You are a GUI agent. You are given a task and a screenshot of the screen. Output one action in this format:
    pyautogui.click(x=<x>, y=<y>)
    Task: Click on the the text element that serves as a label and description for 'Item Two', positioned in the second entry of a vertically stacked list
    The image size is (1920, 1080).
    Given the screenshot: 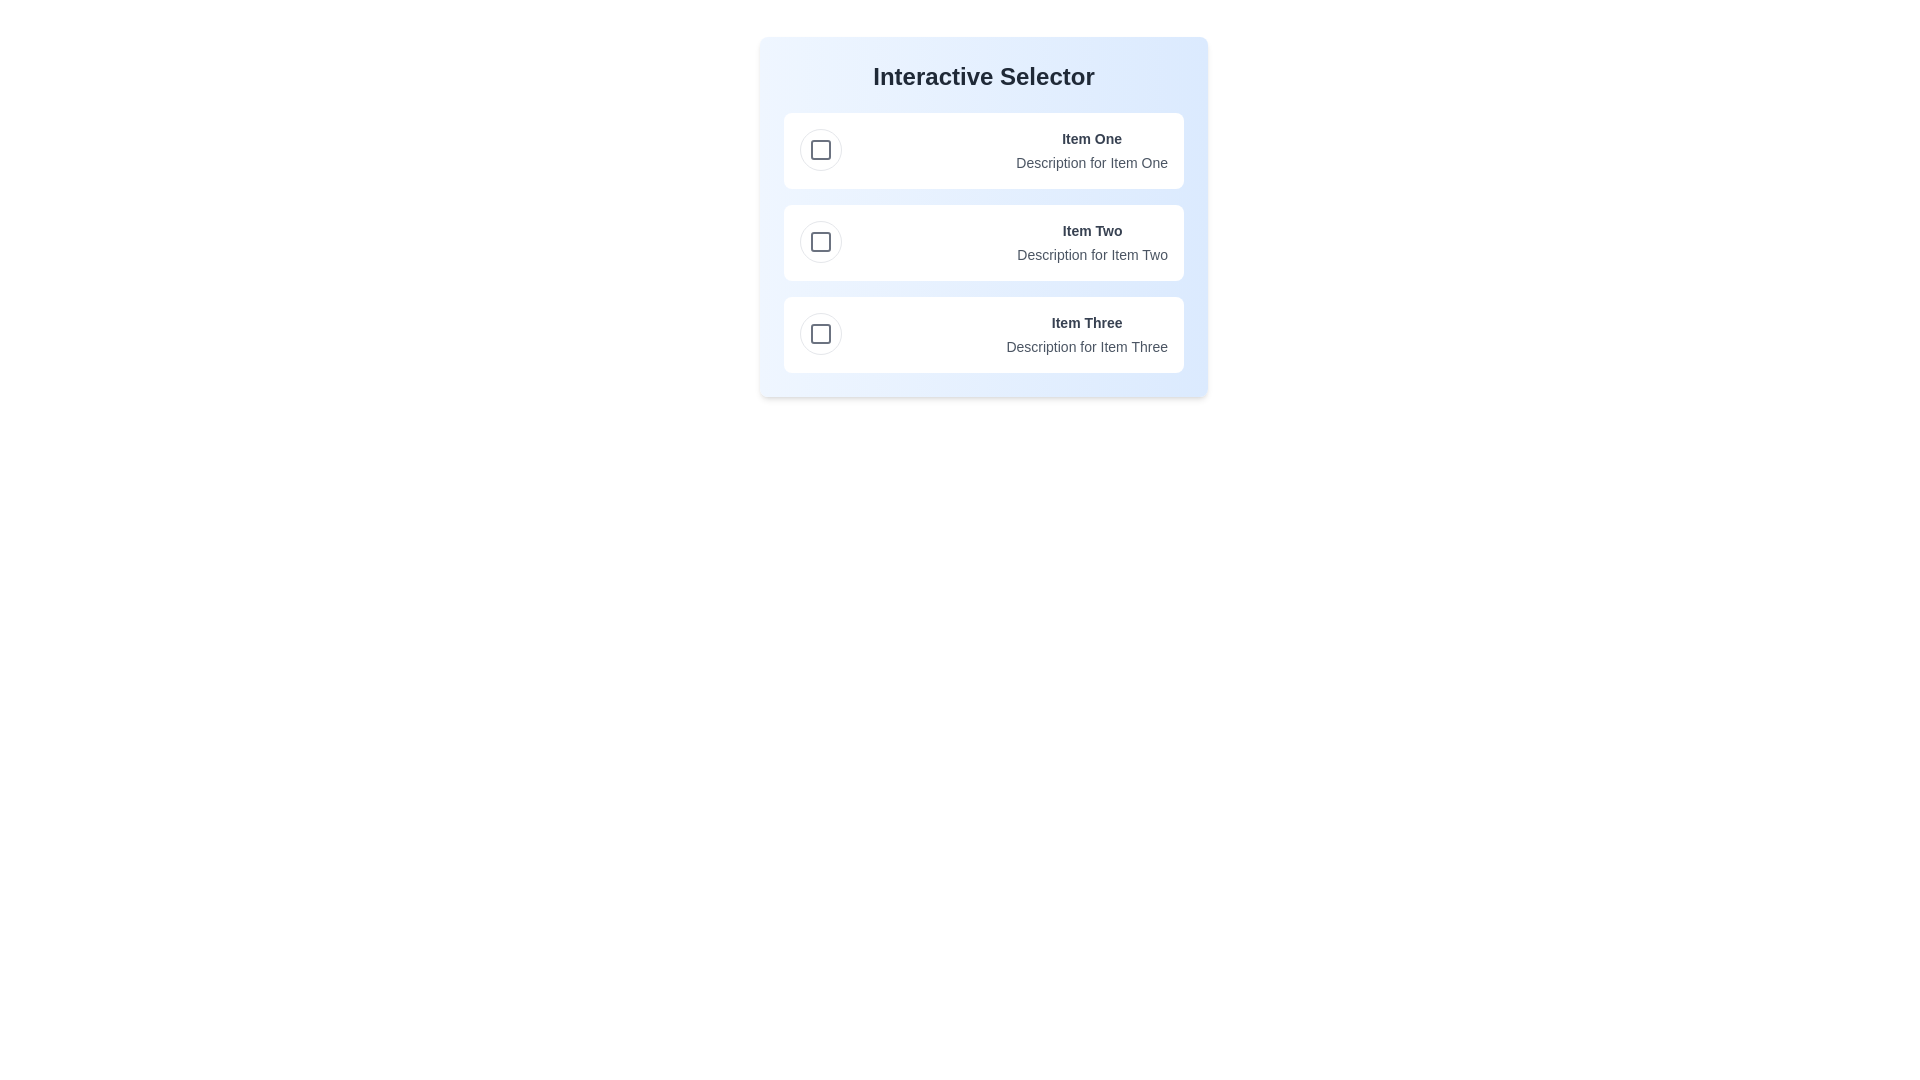 What is the action you would take?
    pyautogui.click(x=1091, y=242)
    